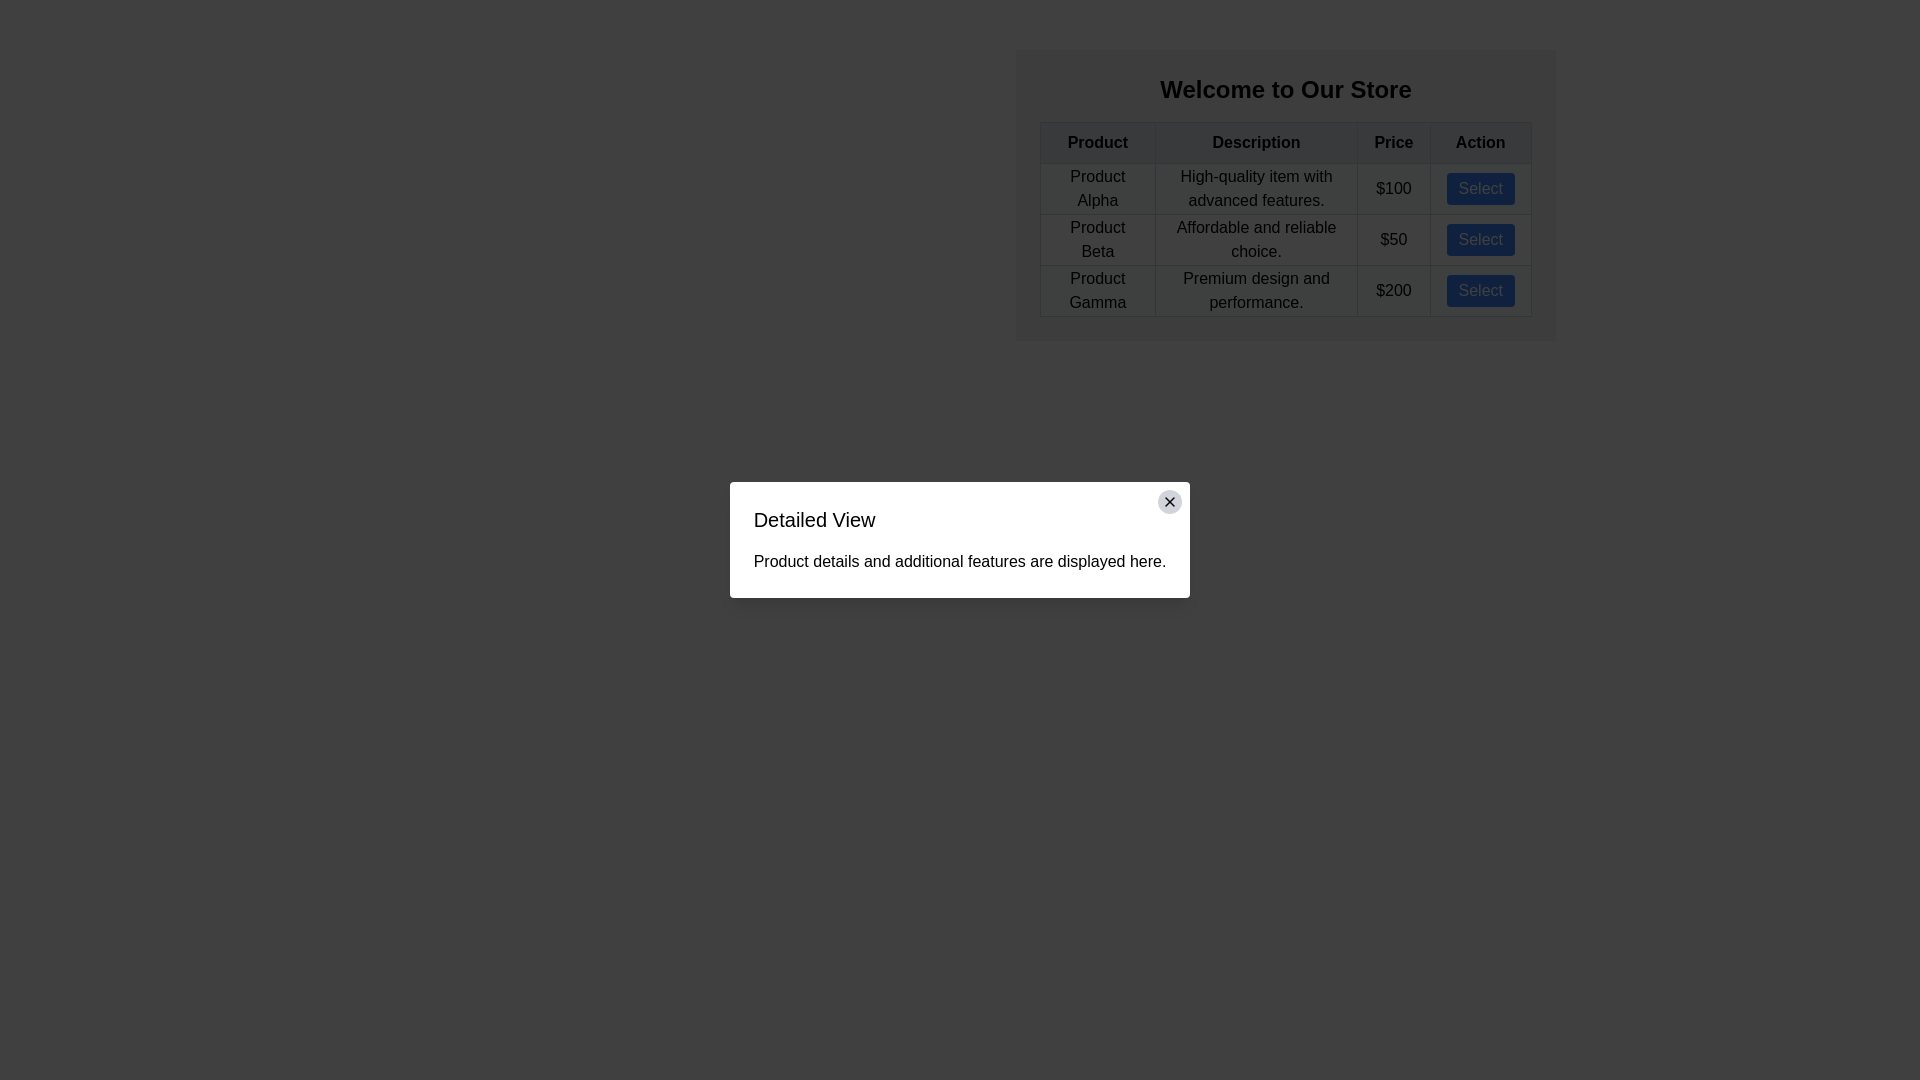 The width and height of the screenshot is (1920, 1080). I want to click on the Table Header Cell displaying 'Description', which is prominently styled and positioned between 'Product' and 'Price' in the header row, so click(1255, 141).